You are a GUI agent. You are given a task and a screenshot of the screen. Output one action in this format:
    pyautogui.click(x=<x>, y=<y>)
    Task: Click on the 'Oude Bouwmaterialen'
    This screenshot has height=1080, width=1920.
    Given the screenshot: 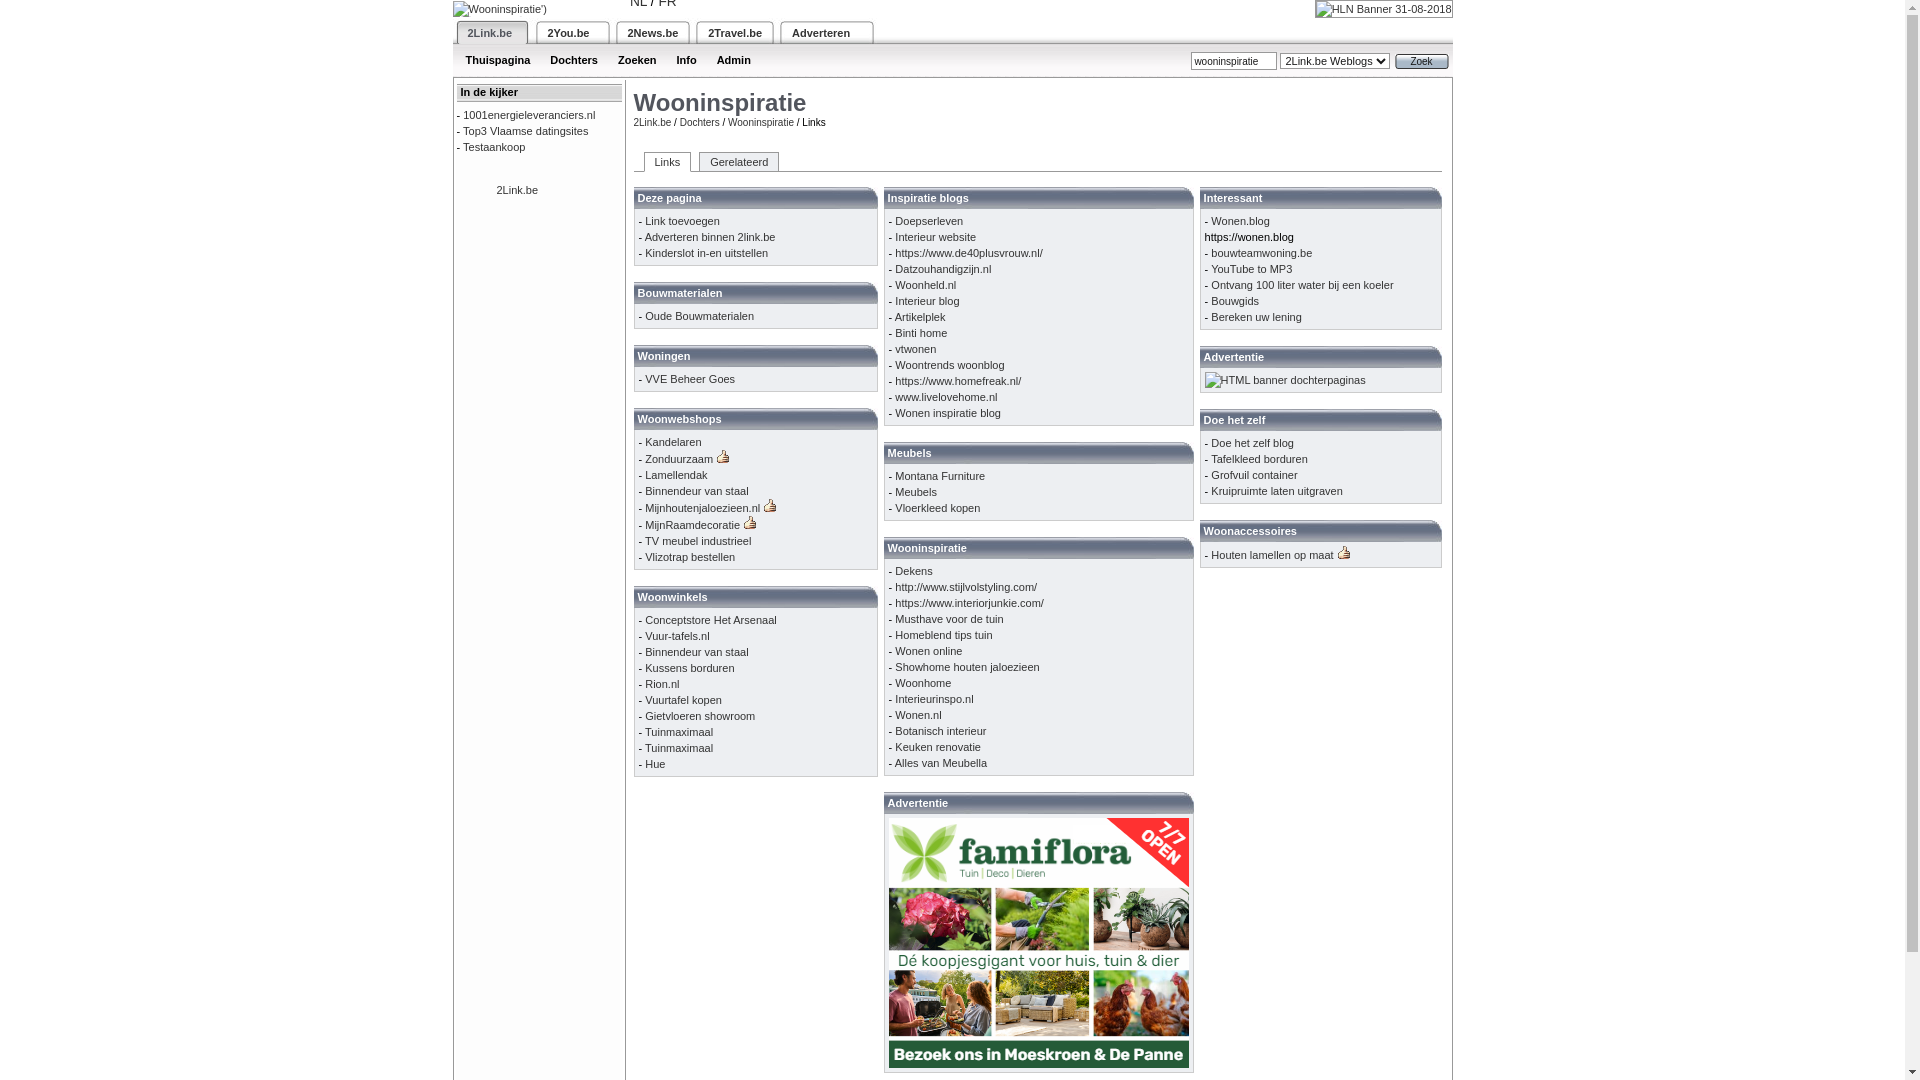 What is the action you would take?
    pyautogui.click(x=699, y=315)
    